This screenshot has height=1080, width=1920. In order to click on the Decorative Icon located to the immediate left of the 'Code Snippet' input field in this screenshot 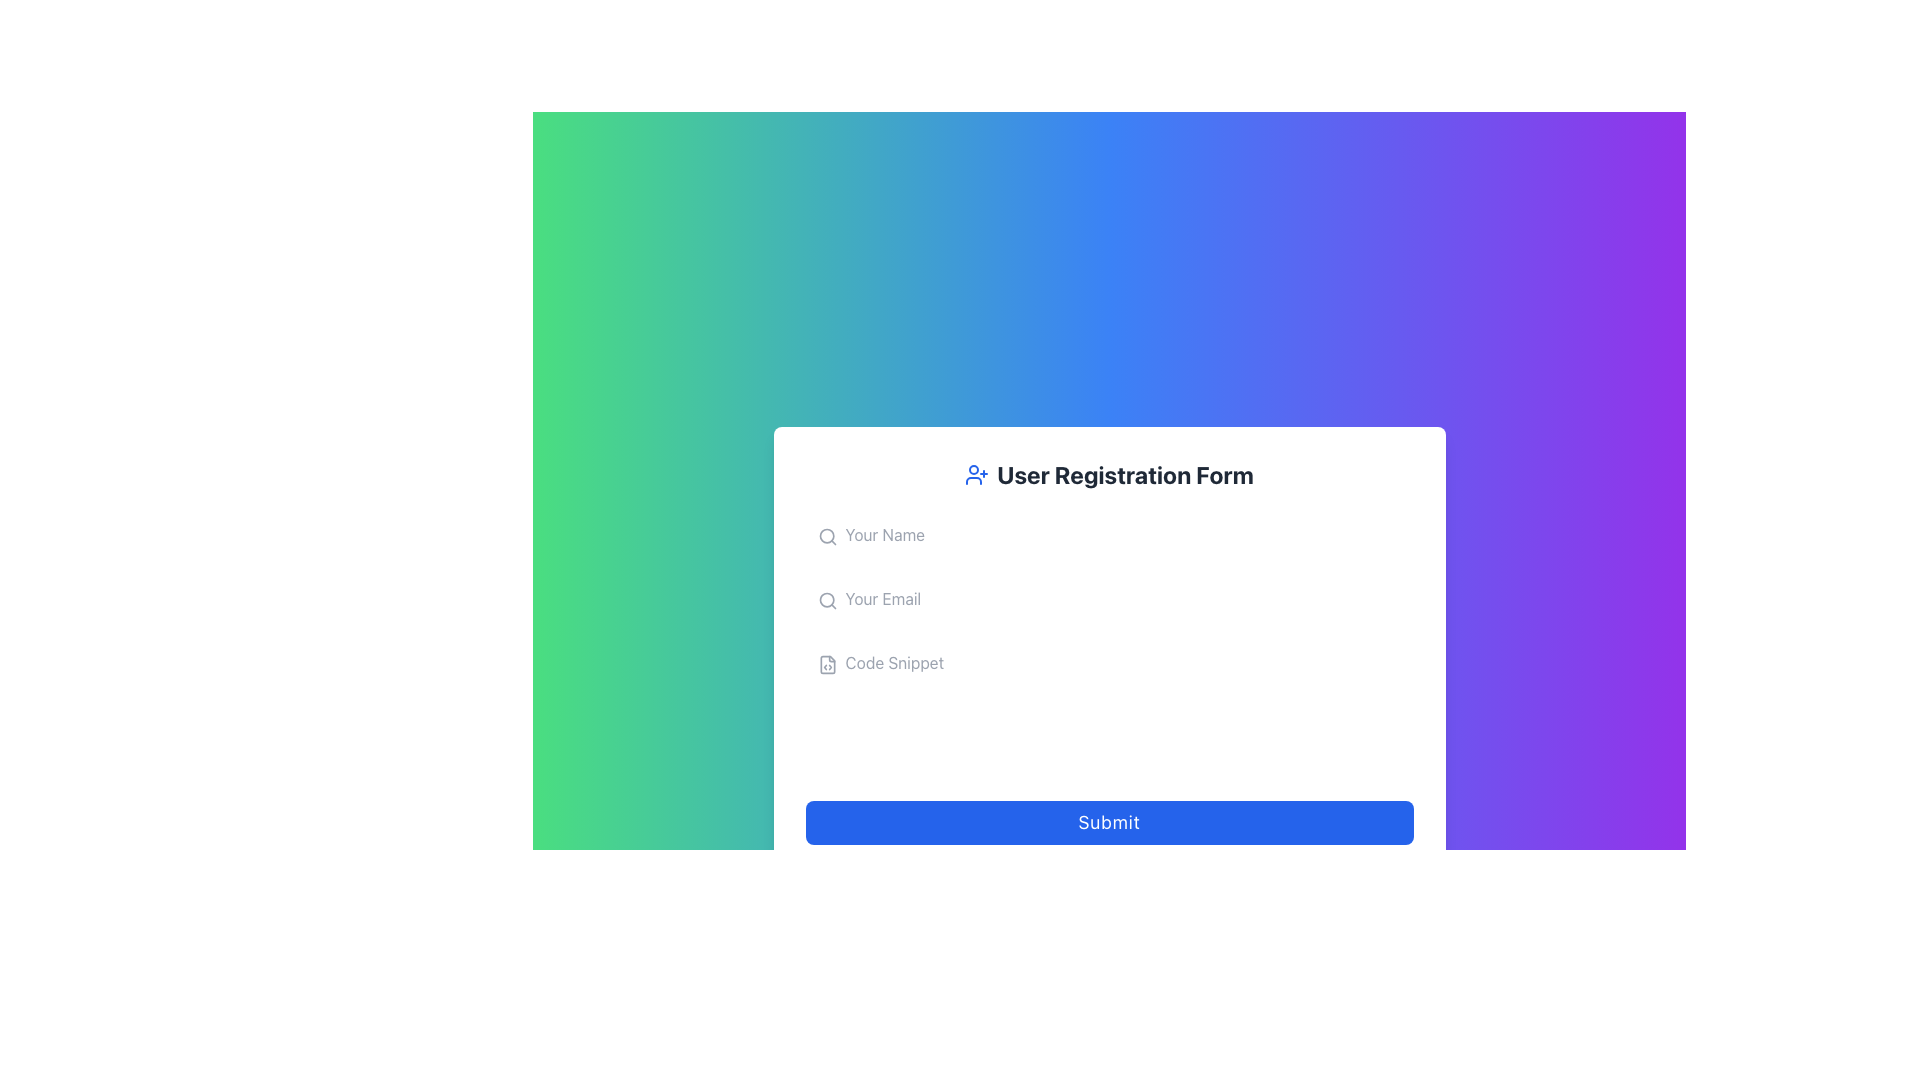, I will do `click(827, 664)`.